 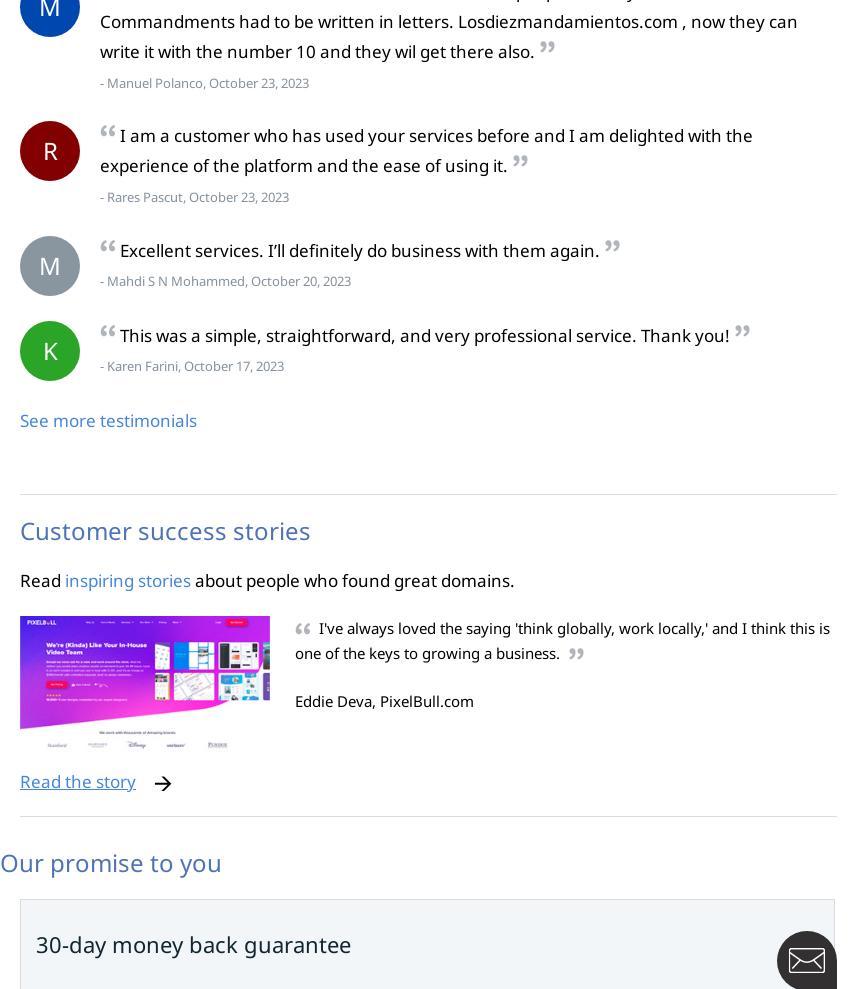 What do you see at coordinates (203, 81) in the screenshot?
I see `'- Manuel Polanco, October 23, 2023'` at bounding box center [203, 81].